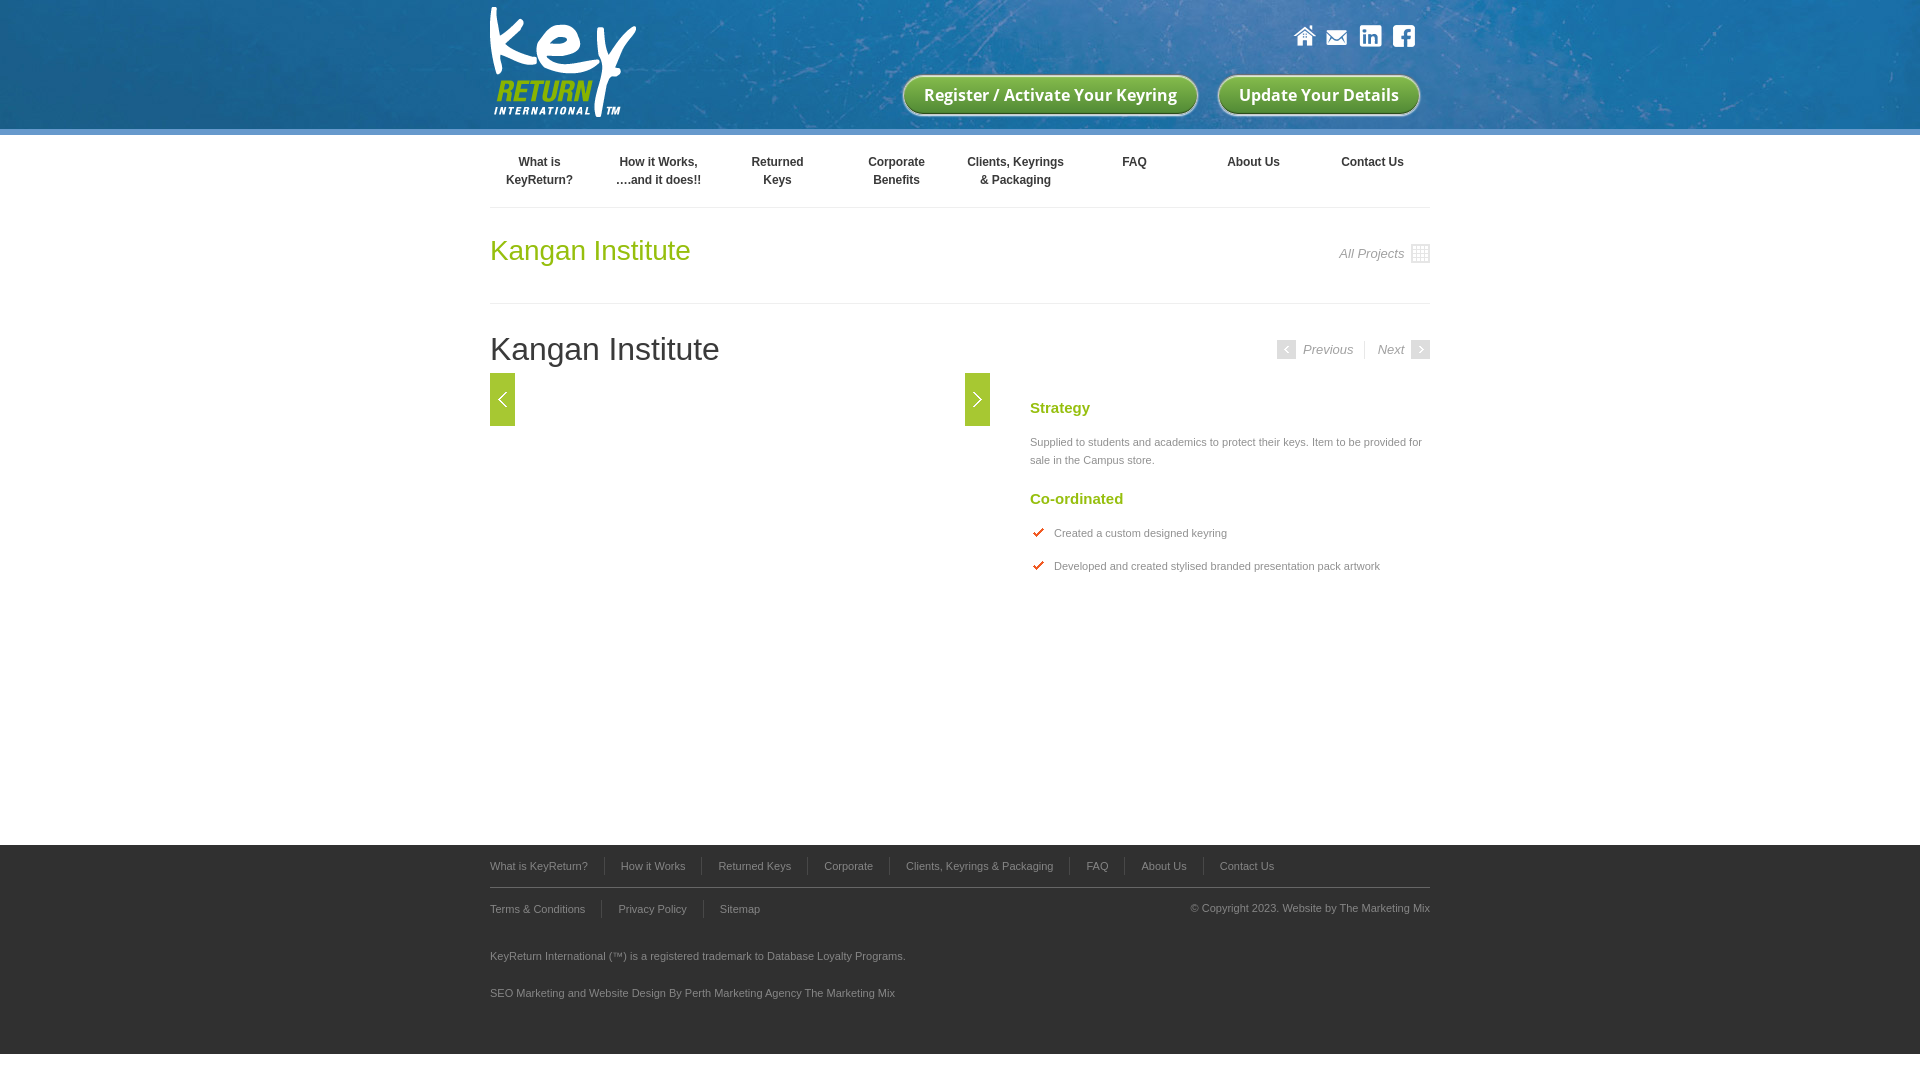 The image size is (1920, 1080). Describe the element at coordinates (776, 167) in the screenshot. I see `'Returned` at that location.